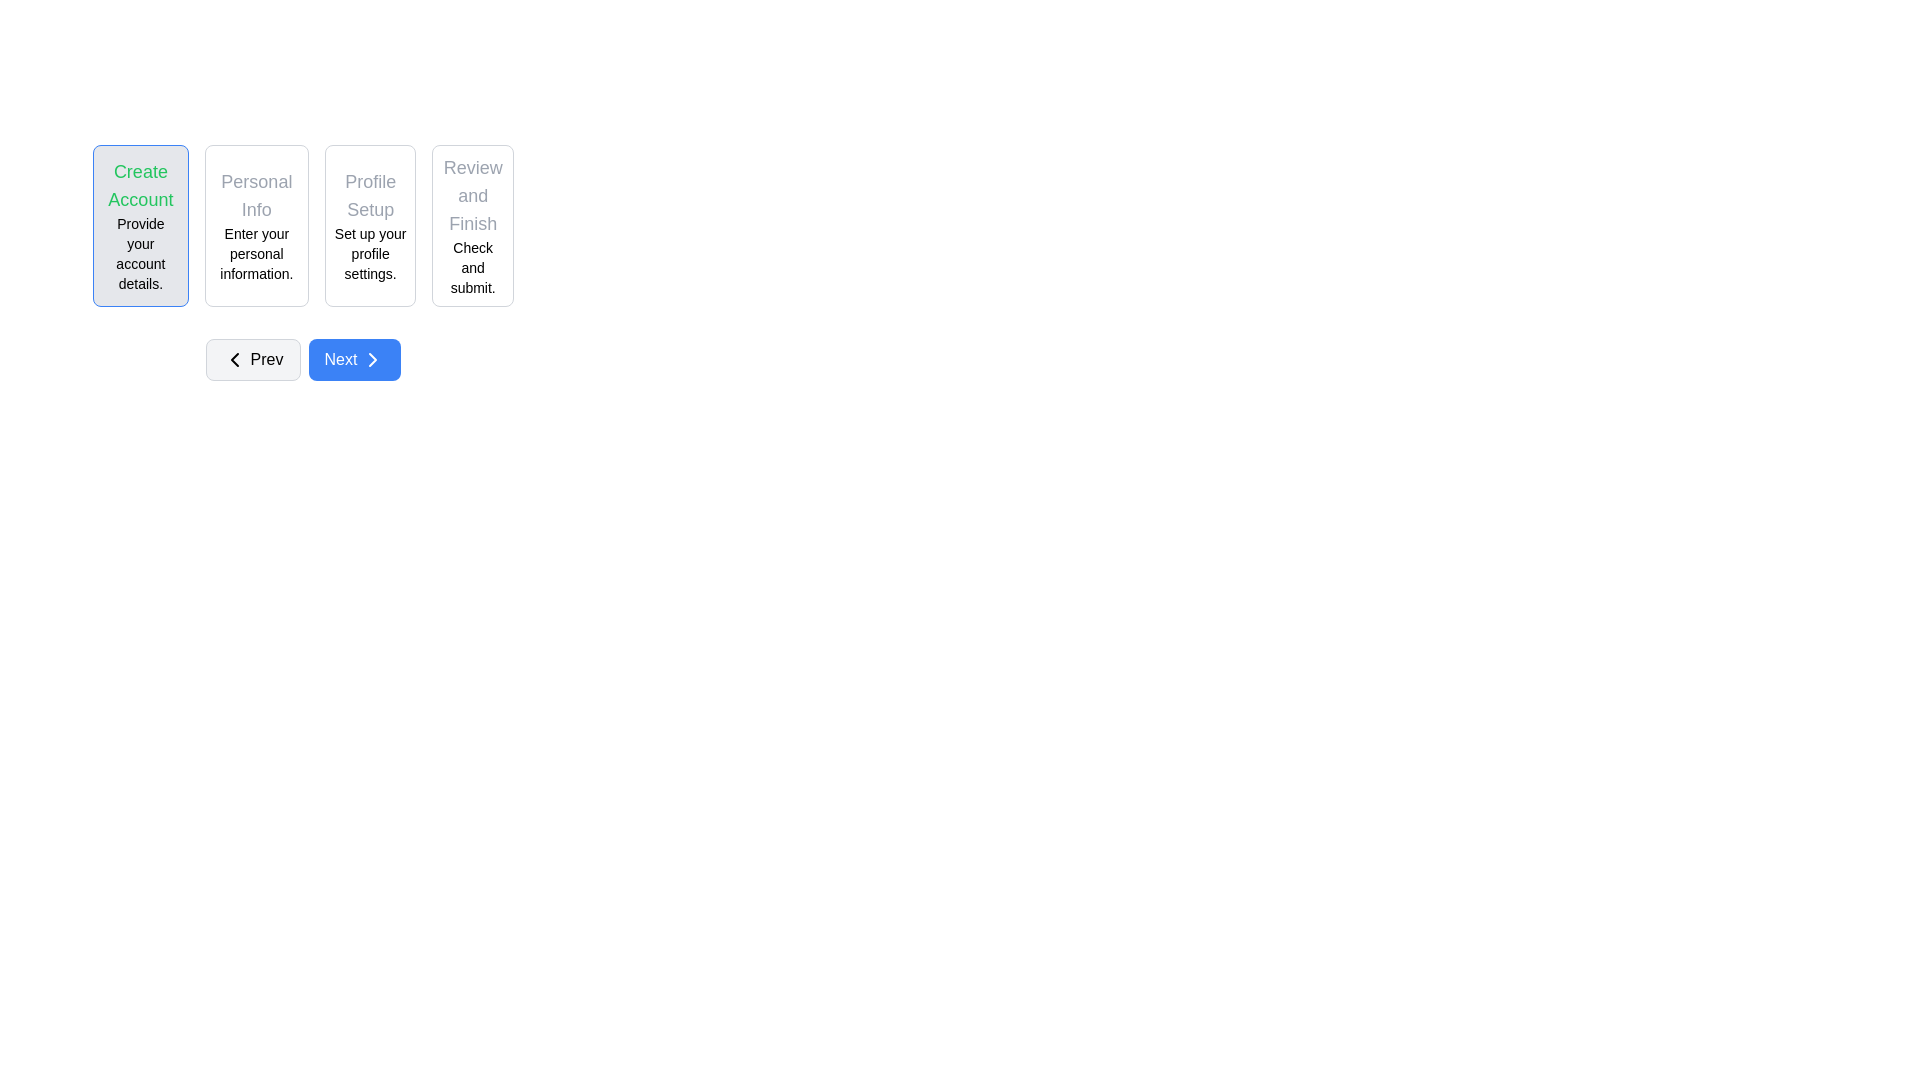 The image size is (1920, 1080). What do you see at coordinates (472, 225) in the screenshot?
I see `the 'Review and Finish' button, which is the fourth box in a series of horizontally arranged boxes` at bounding box center [472, 225].